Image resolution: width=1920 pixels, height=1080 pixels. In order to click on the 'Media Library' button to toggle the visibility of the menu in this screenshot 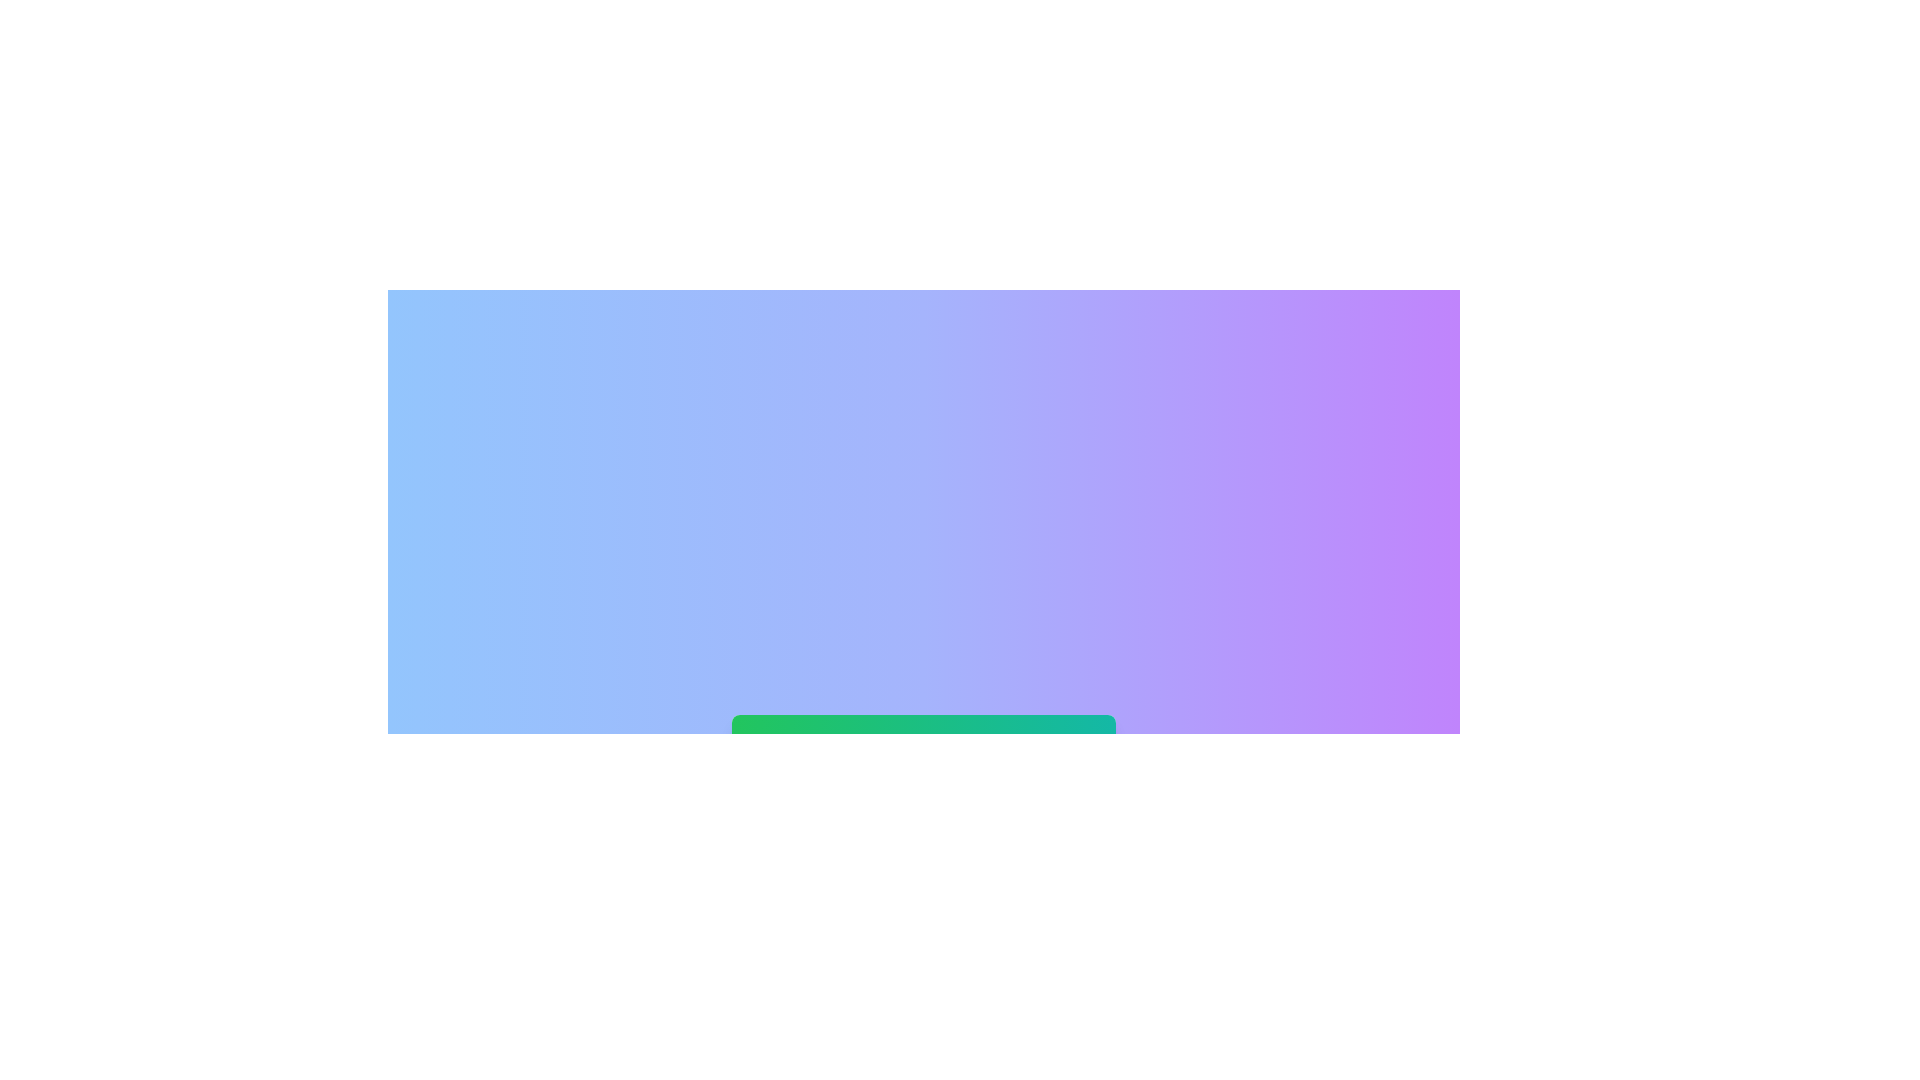, I will do `click(923, 740)`.